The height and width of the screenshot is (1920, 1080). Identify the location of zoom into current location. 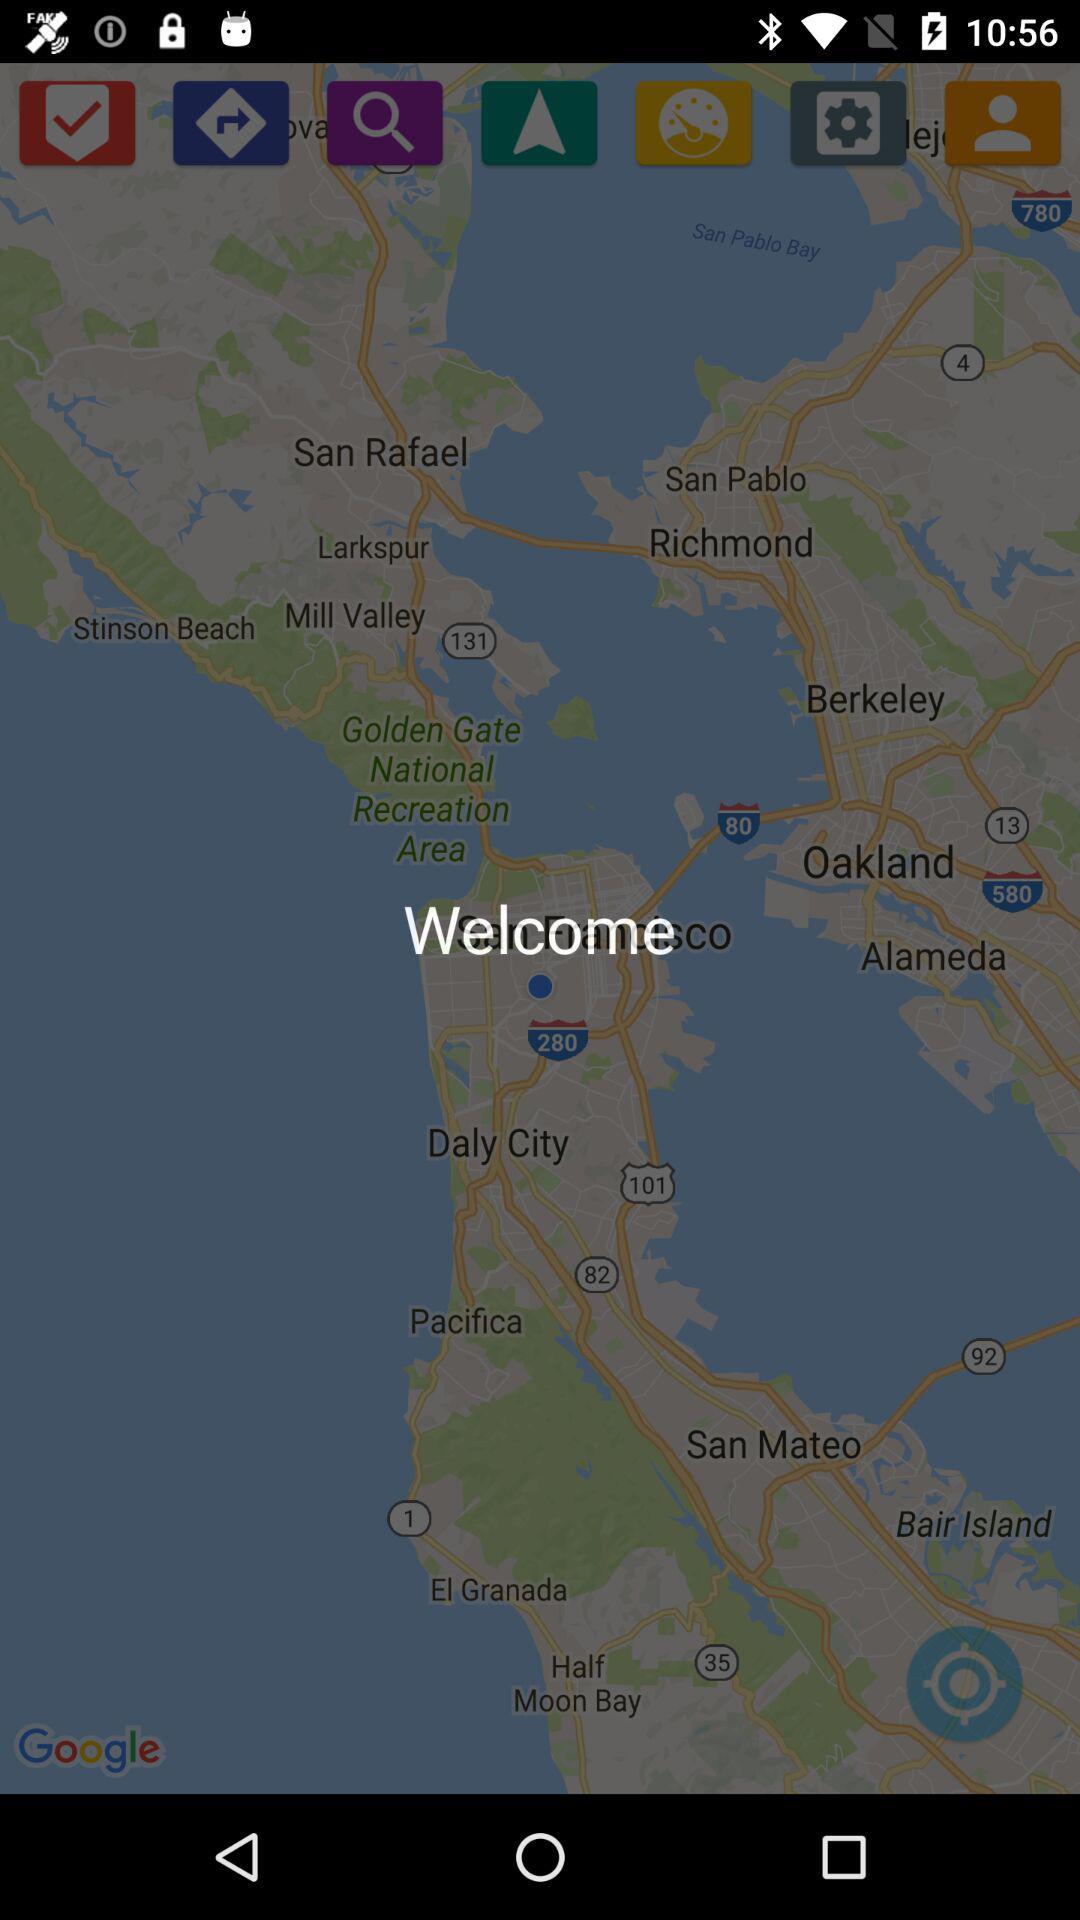
(963, 1693).